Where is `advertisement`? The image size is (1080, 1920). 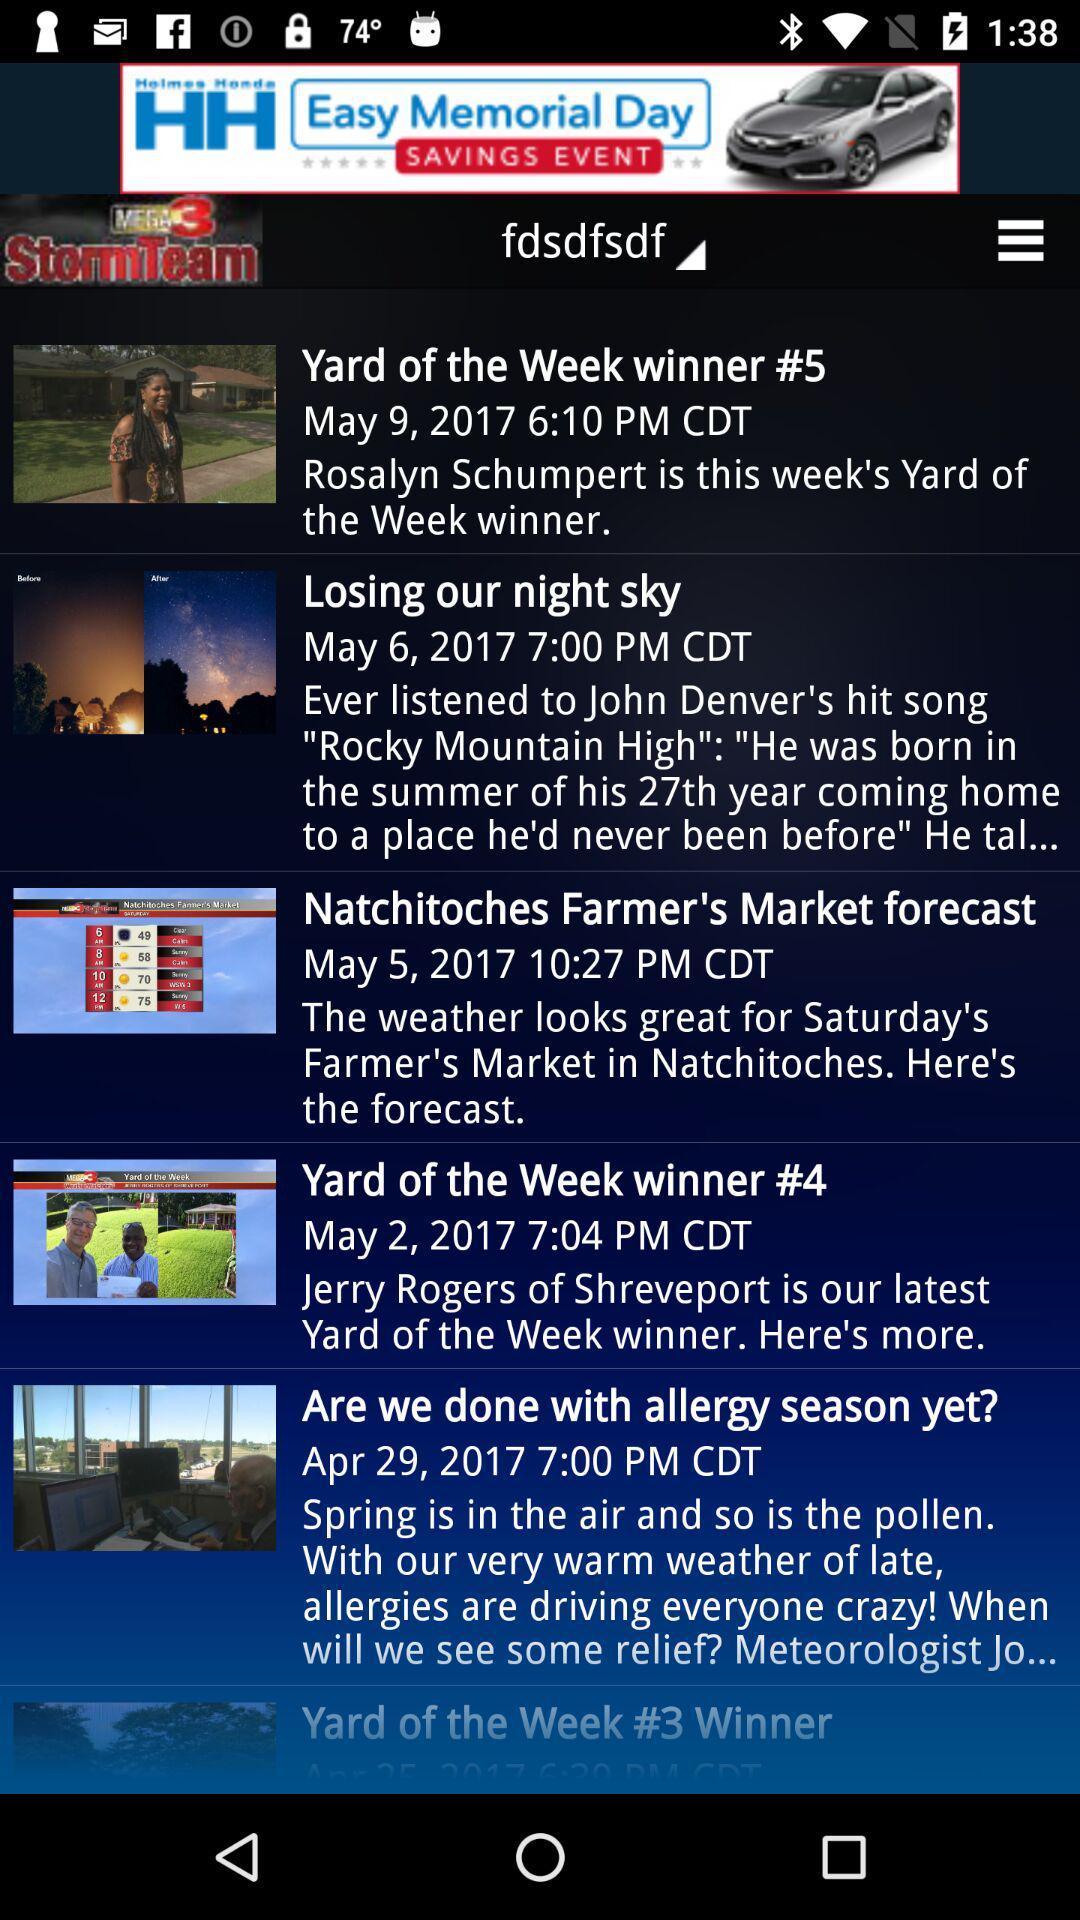 advertisement is located at coordinates (540, 127).